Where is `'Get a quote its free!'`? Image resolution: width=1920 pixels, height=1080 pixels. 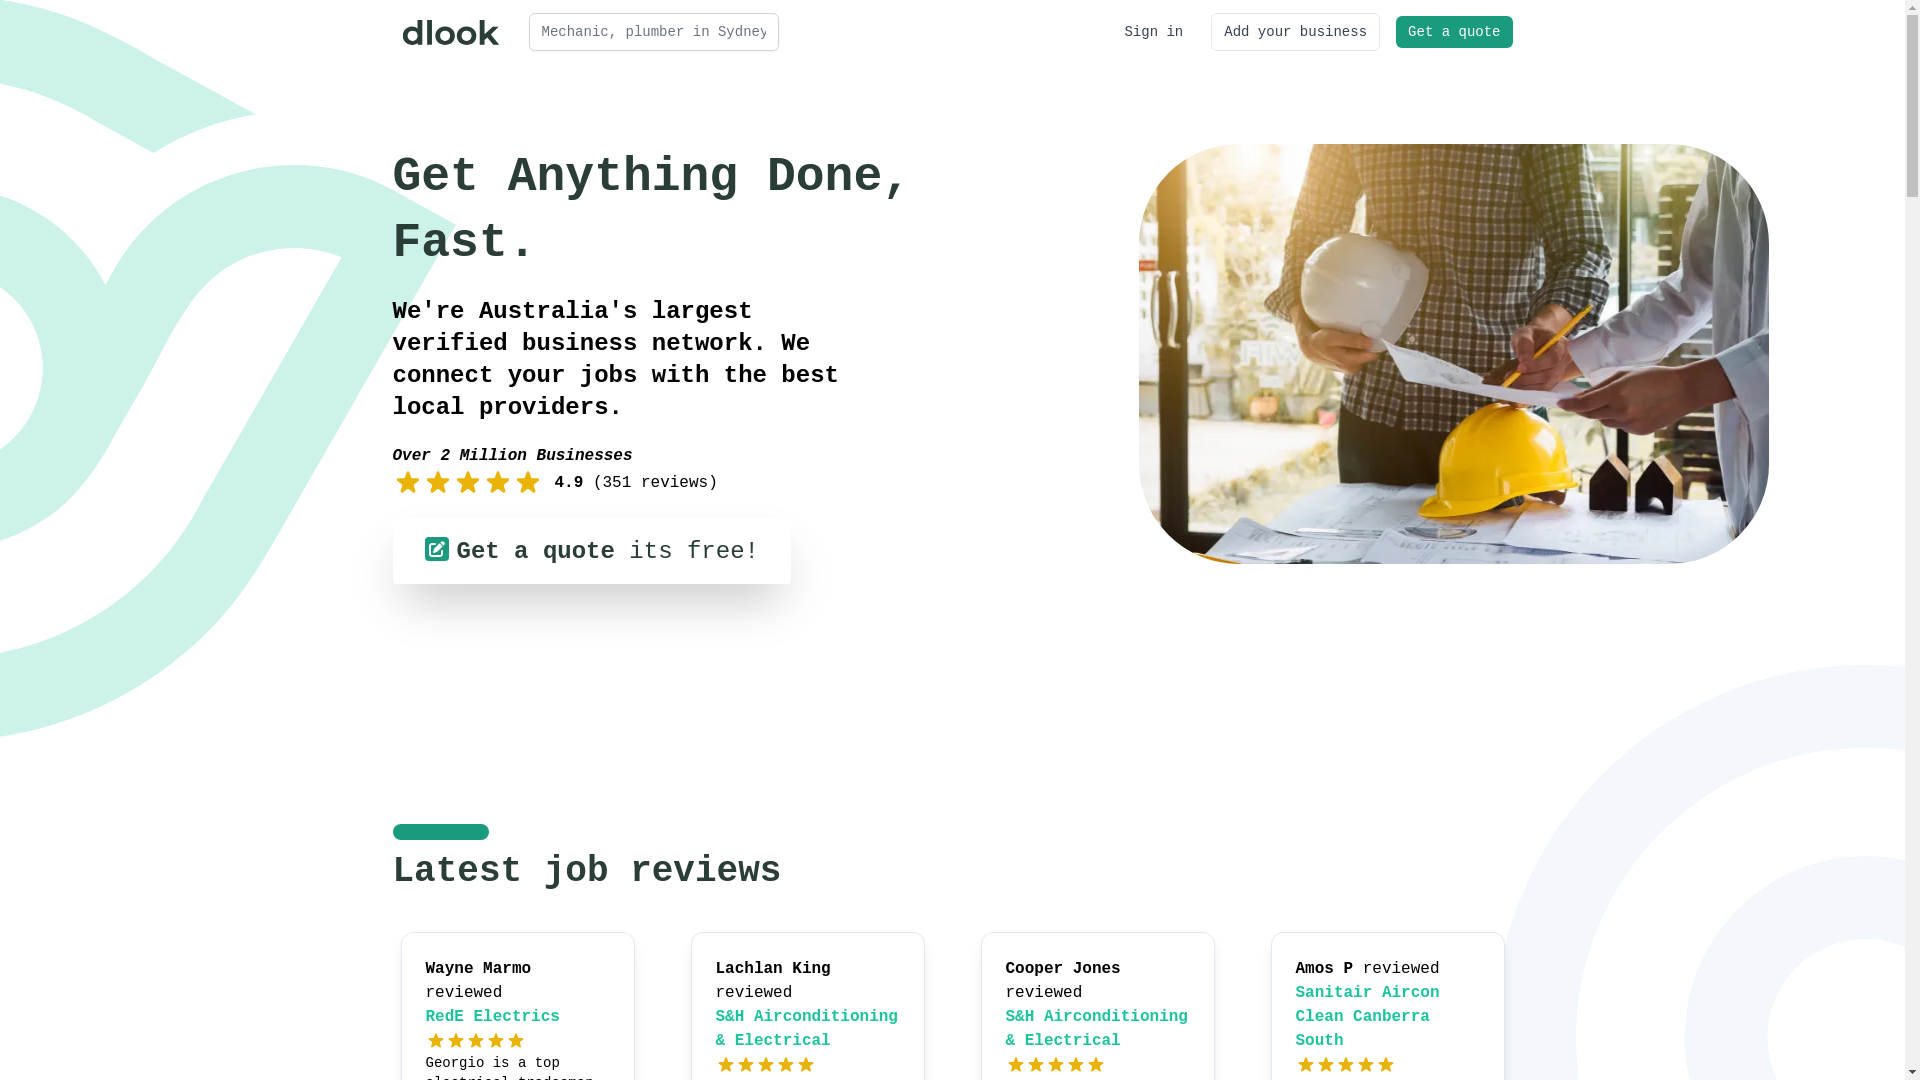
'Get a quote its free!' is located at coordinates (589, 551).